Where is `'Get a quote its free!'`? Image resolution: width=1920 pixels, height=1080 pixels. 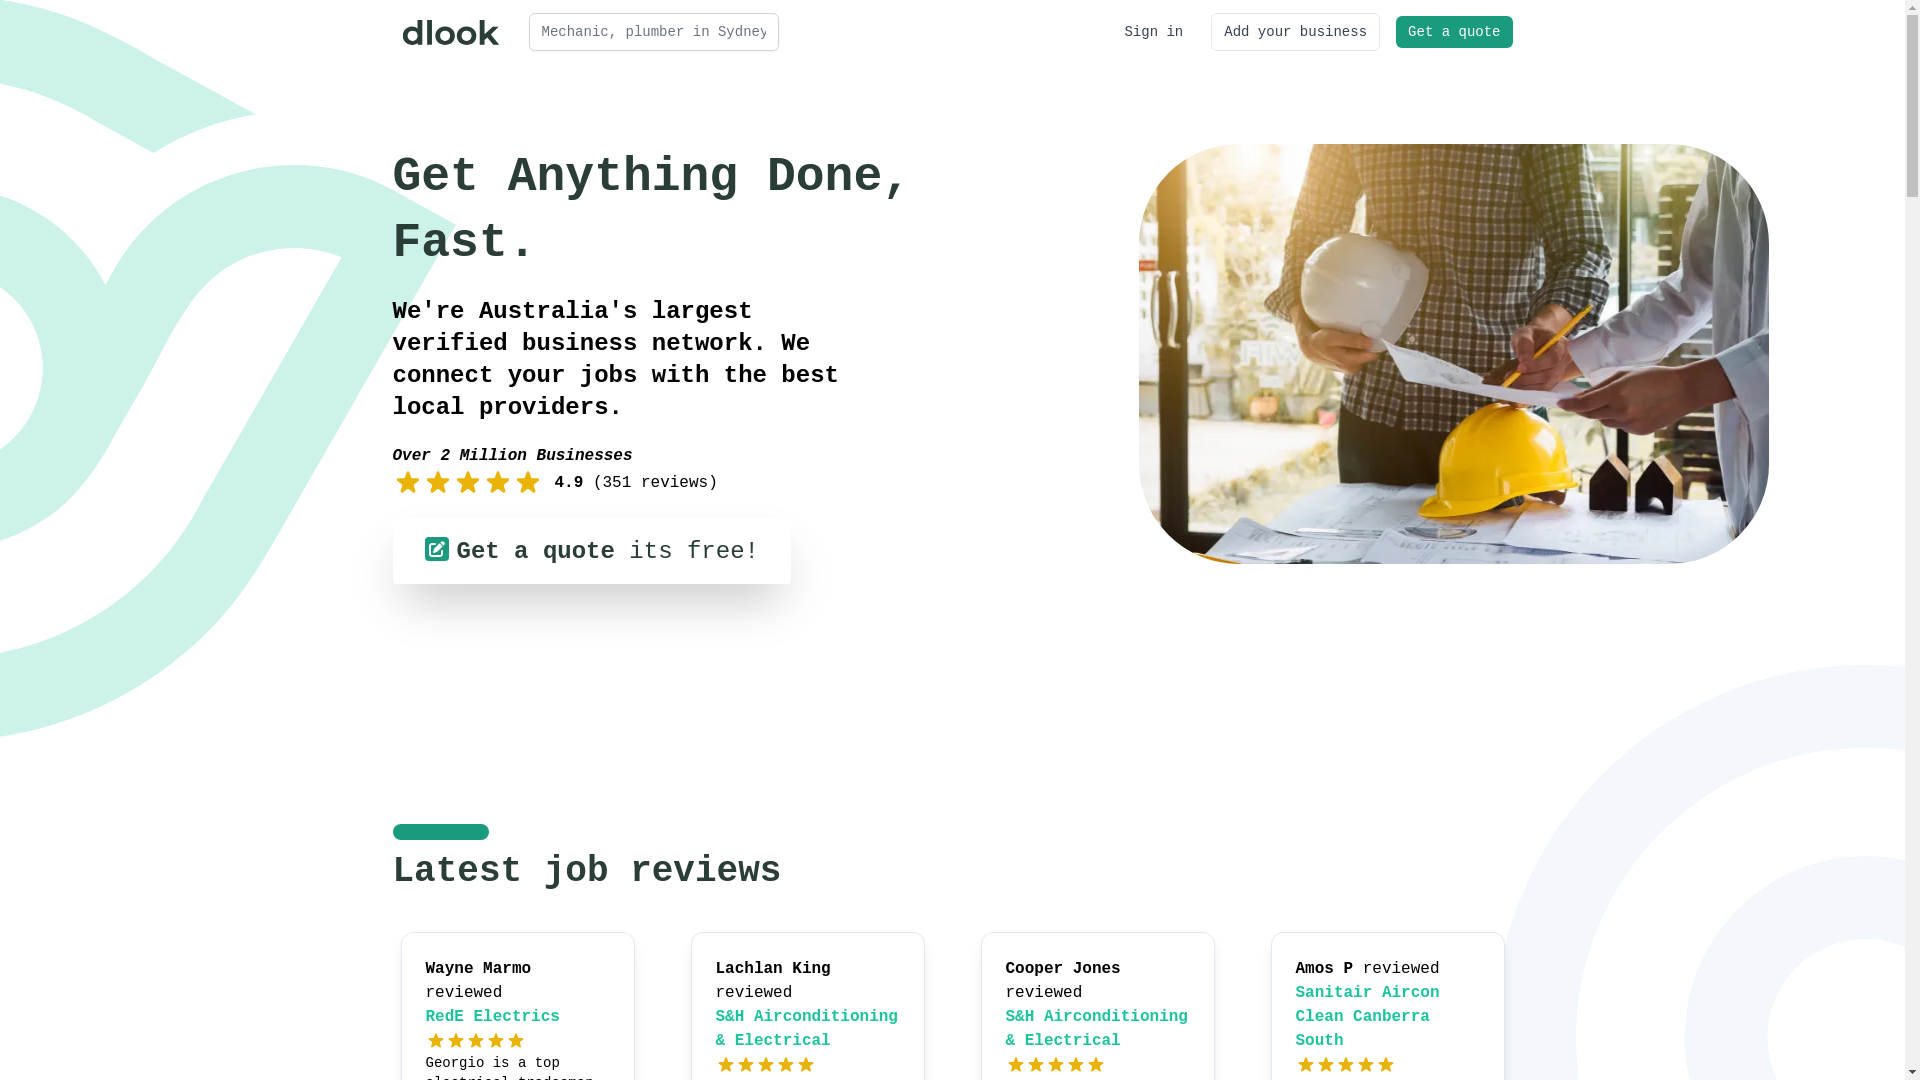
'Get a quote its free!' is located at coordinates (589, 551).